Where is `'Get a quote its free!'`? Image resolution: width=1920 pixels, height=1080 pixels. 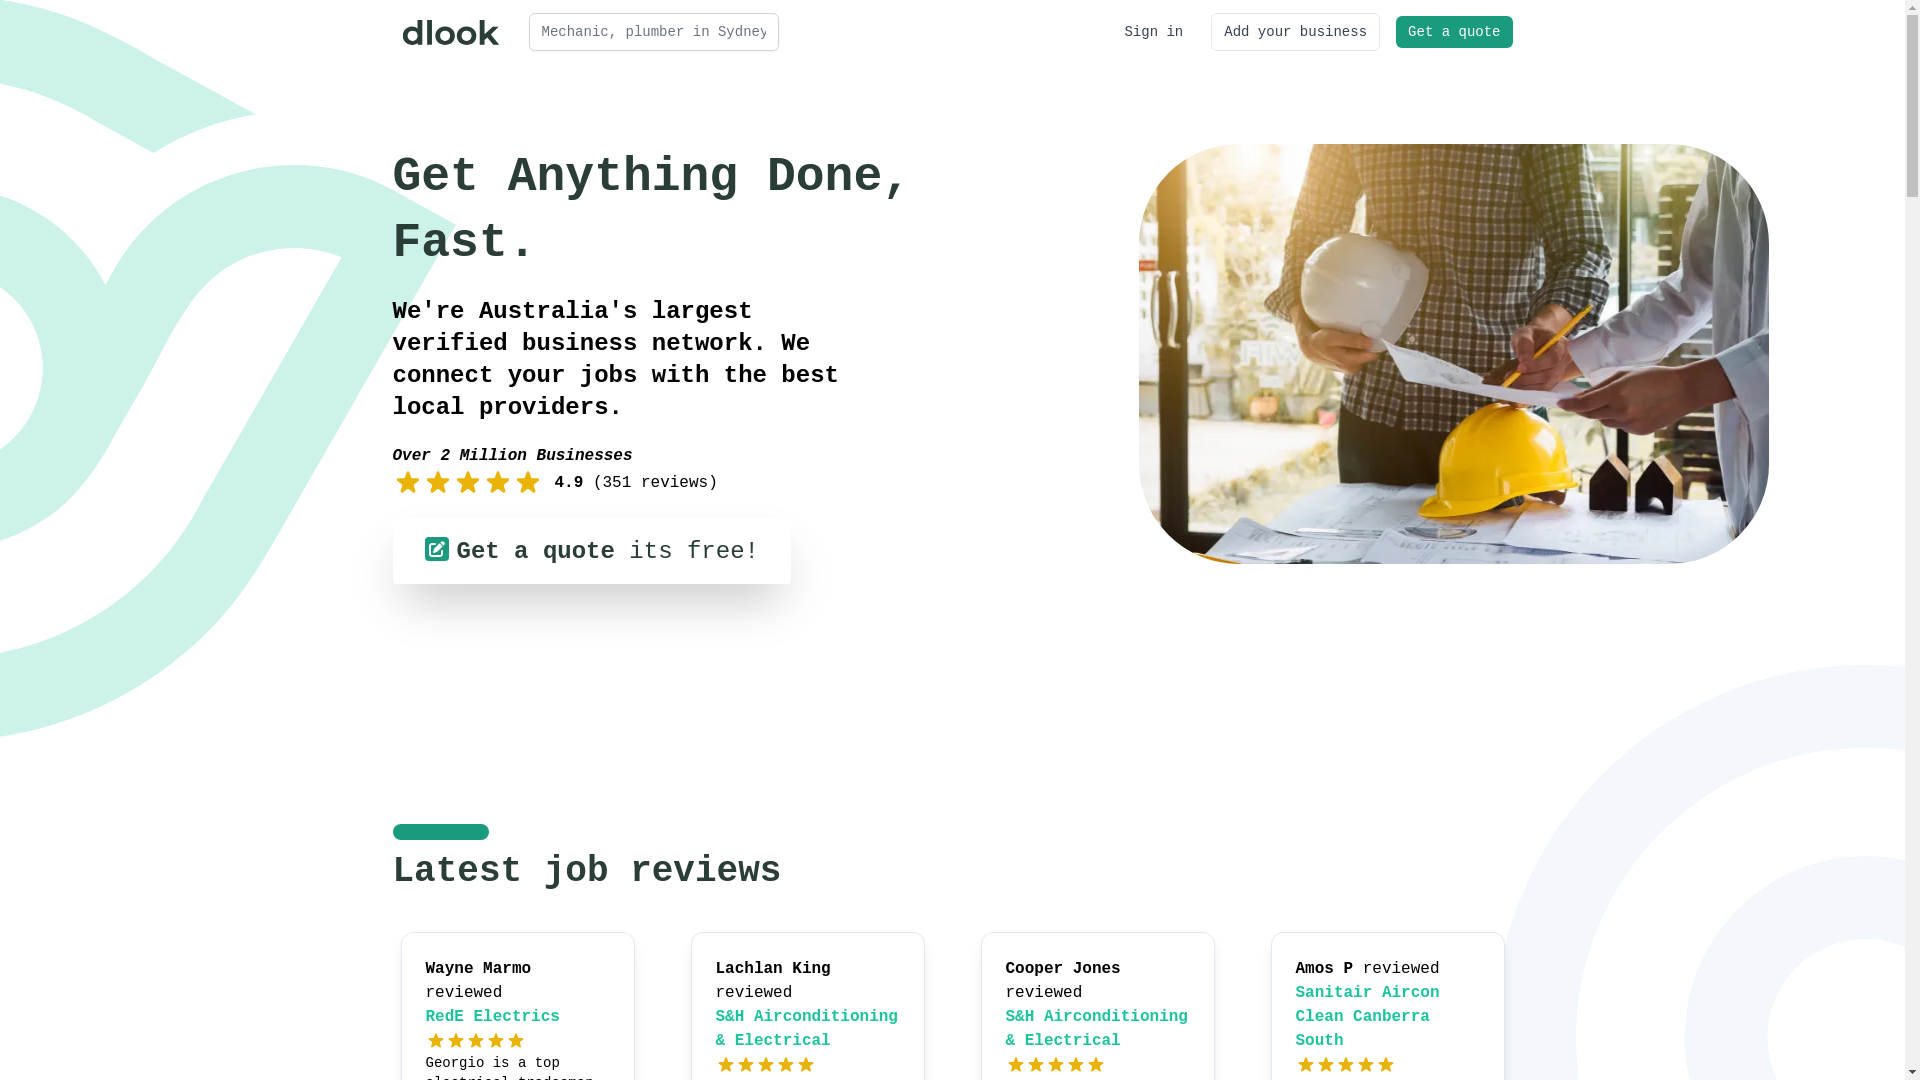
'Get a quote its free!' is located at coordinates (589, 551).